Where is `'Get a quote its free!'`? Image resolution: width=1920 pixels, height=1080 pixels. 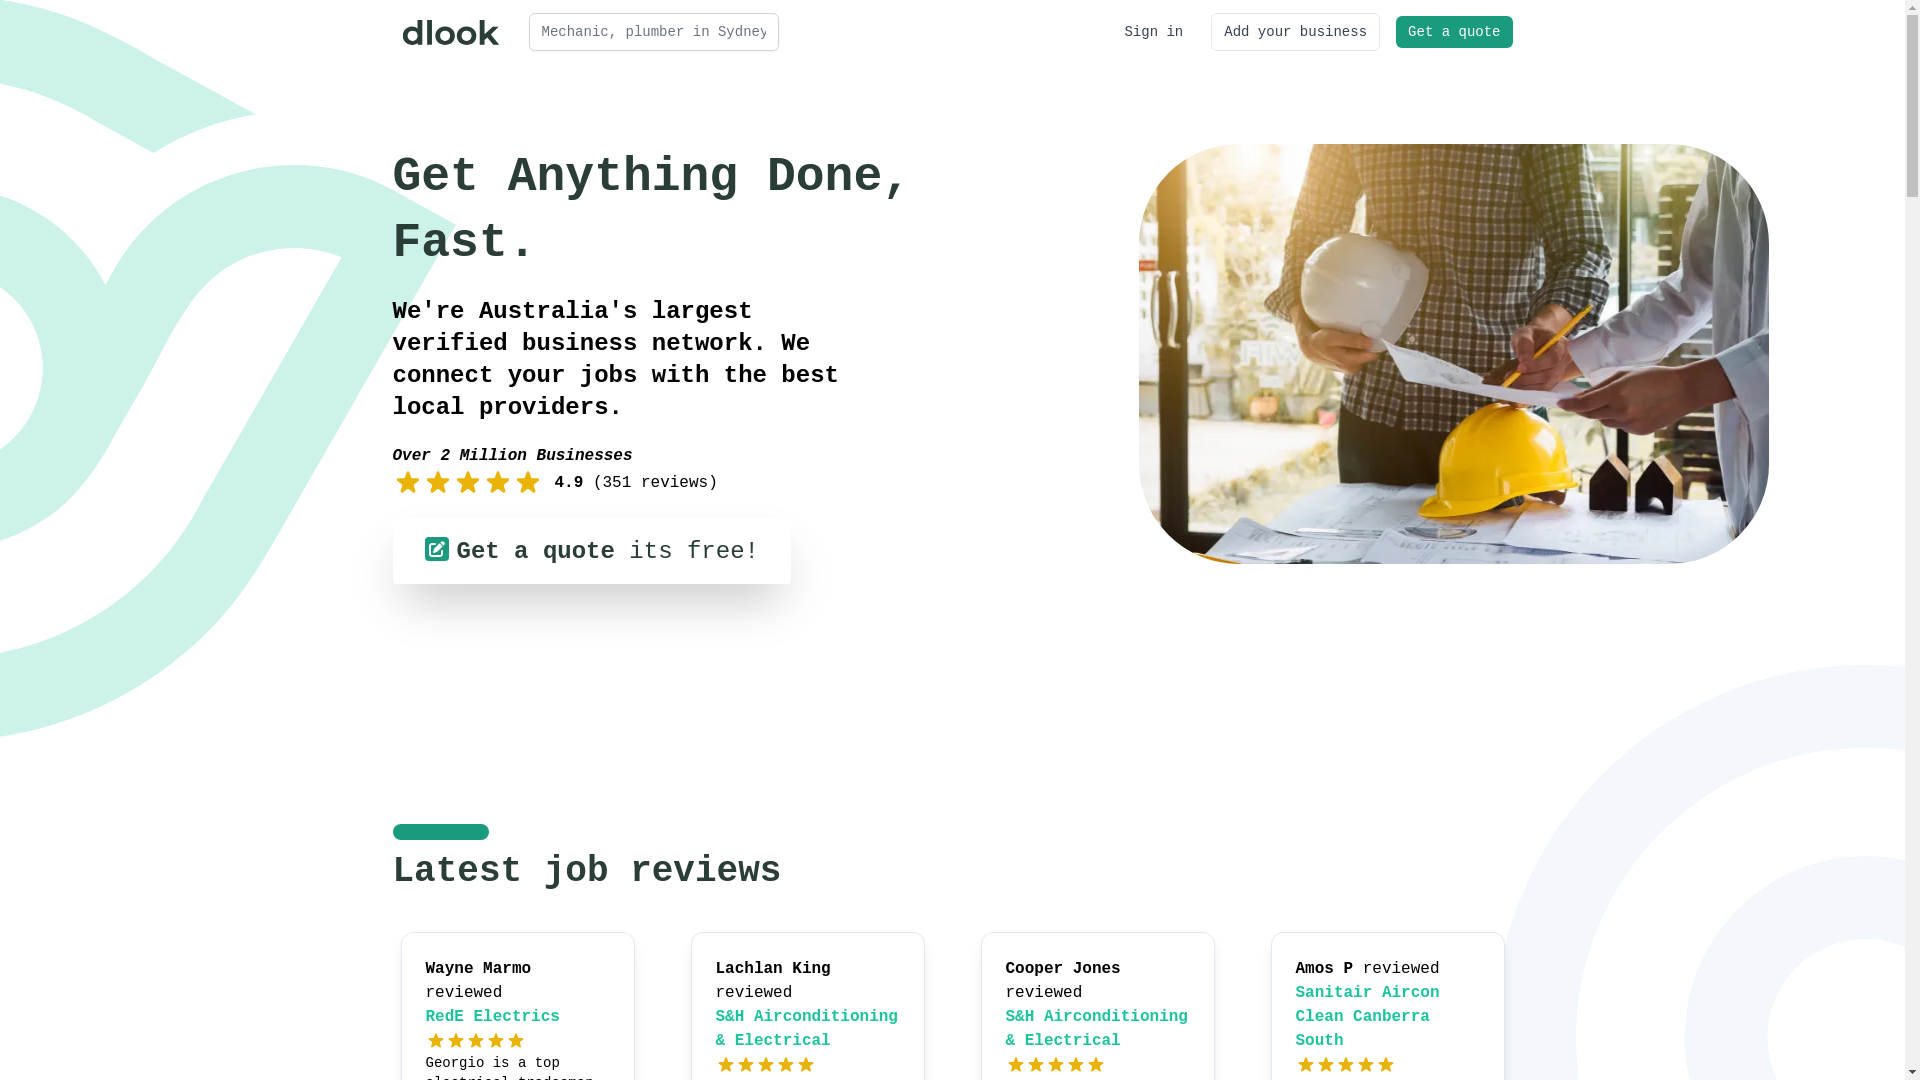
'Get a quote its free!' is located at coordinates (589, 551).